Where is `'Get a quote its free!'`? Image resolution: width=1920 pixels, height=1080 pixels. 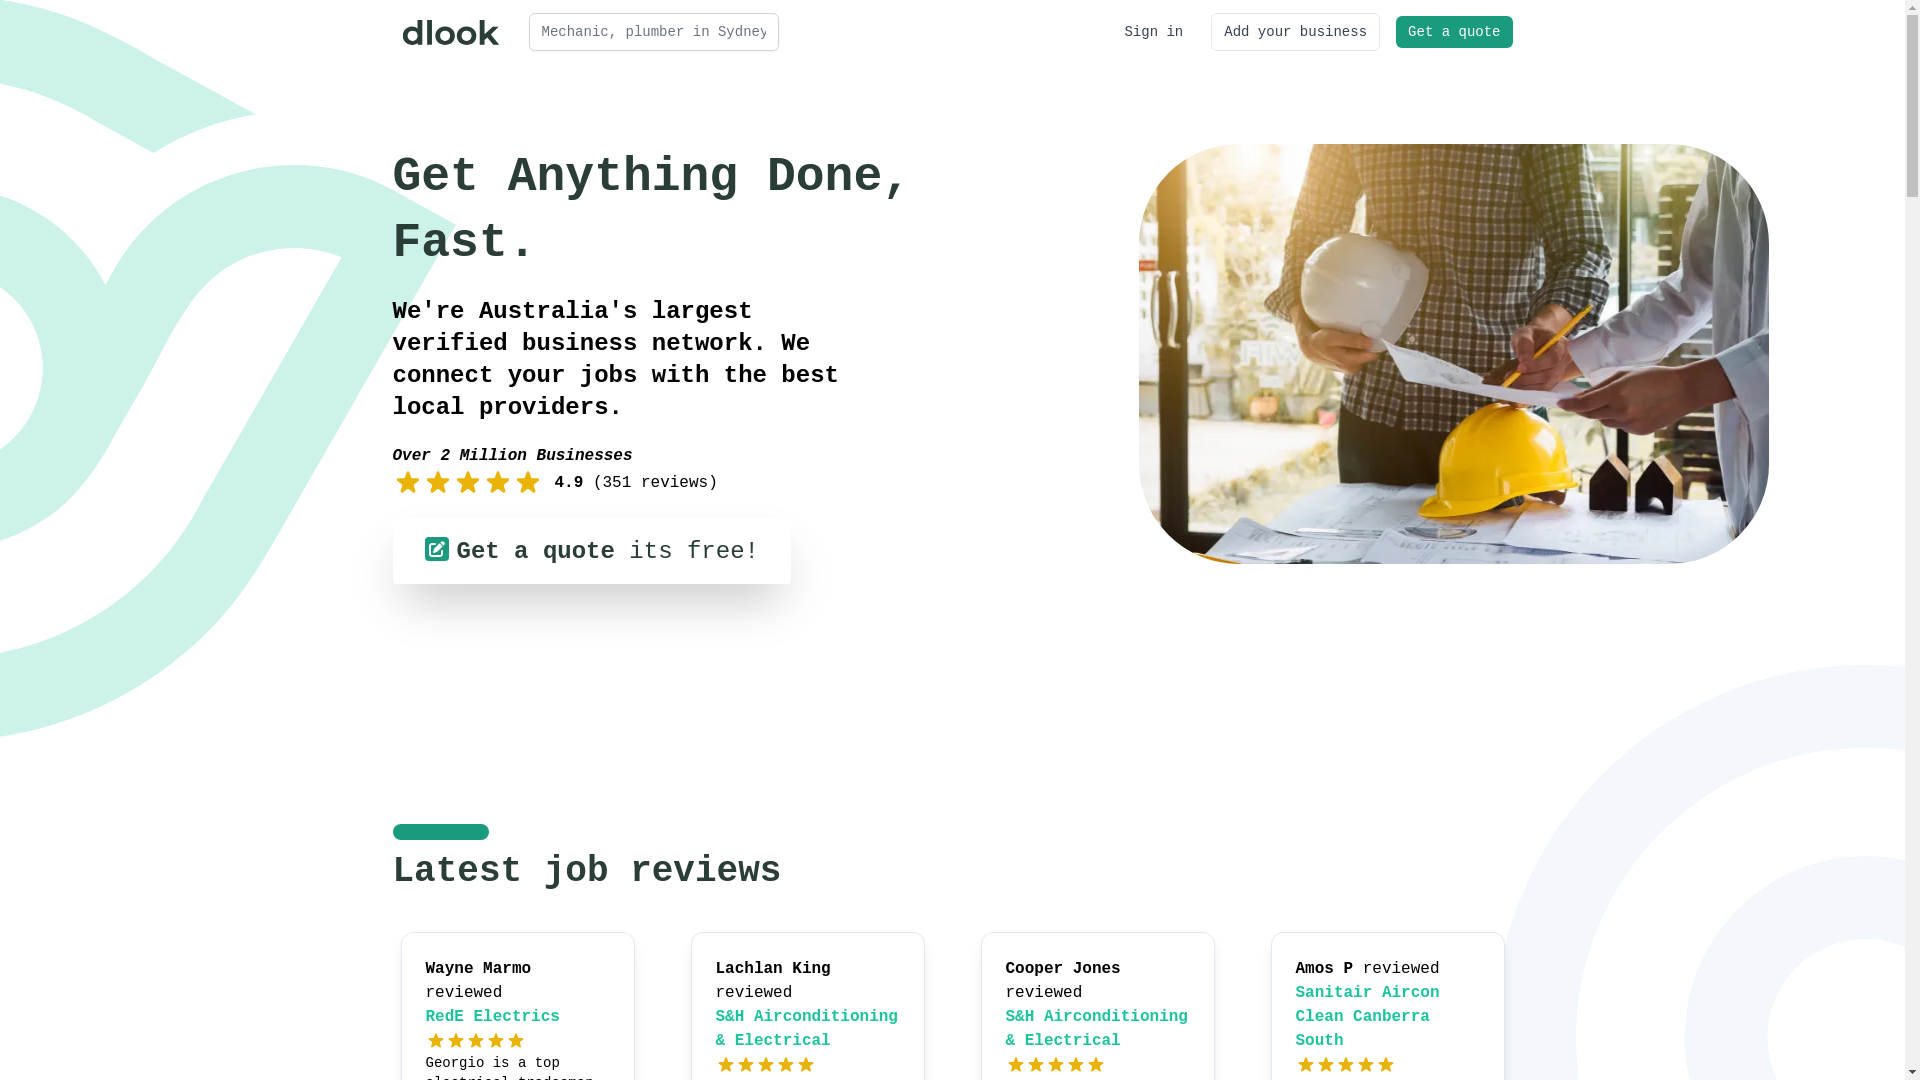
'Get a quote its free!' is located at coordinates (589, 551).